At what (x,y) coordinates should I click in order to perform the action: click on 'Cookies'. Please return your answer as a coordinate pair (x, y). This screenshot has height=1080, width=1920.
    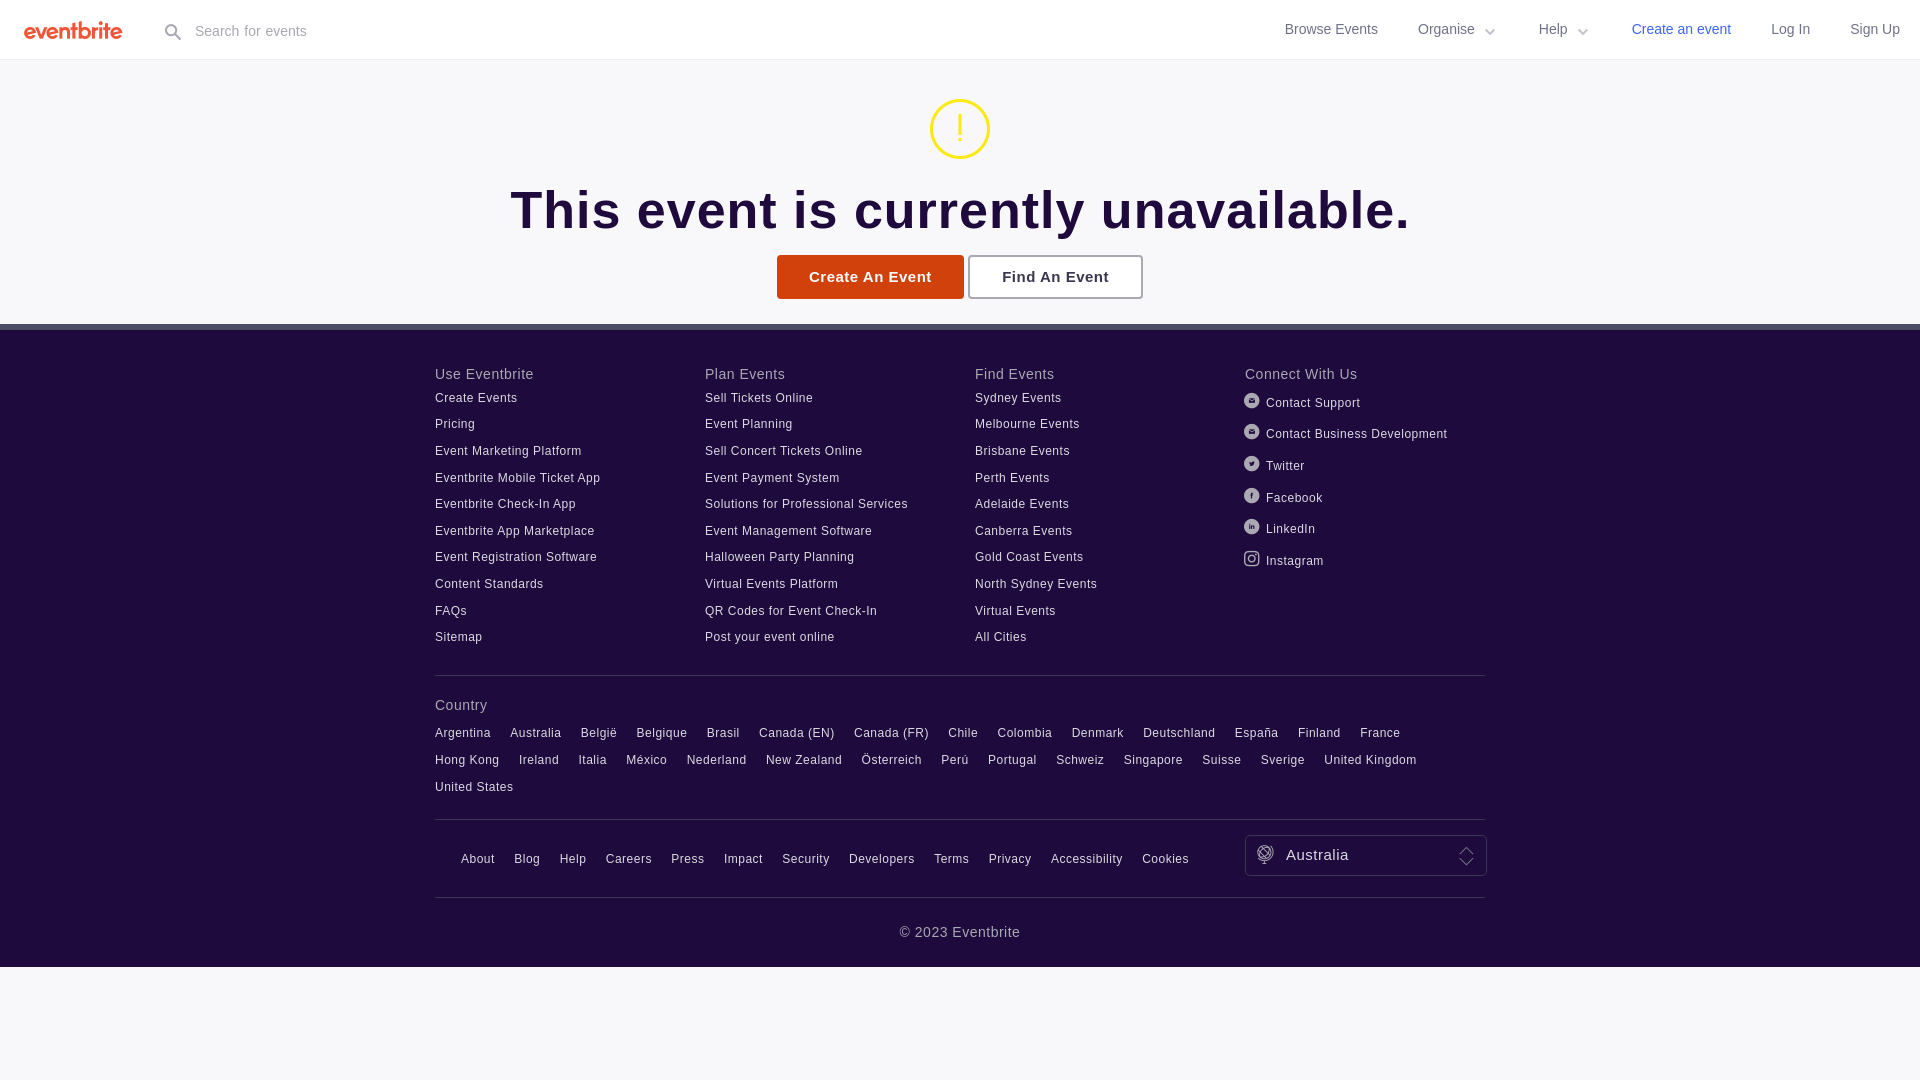
    Looking at the image, I should click on (1165, 858).